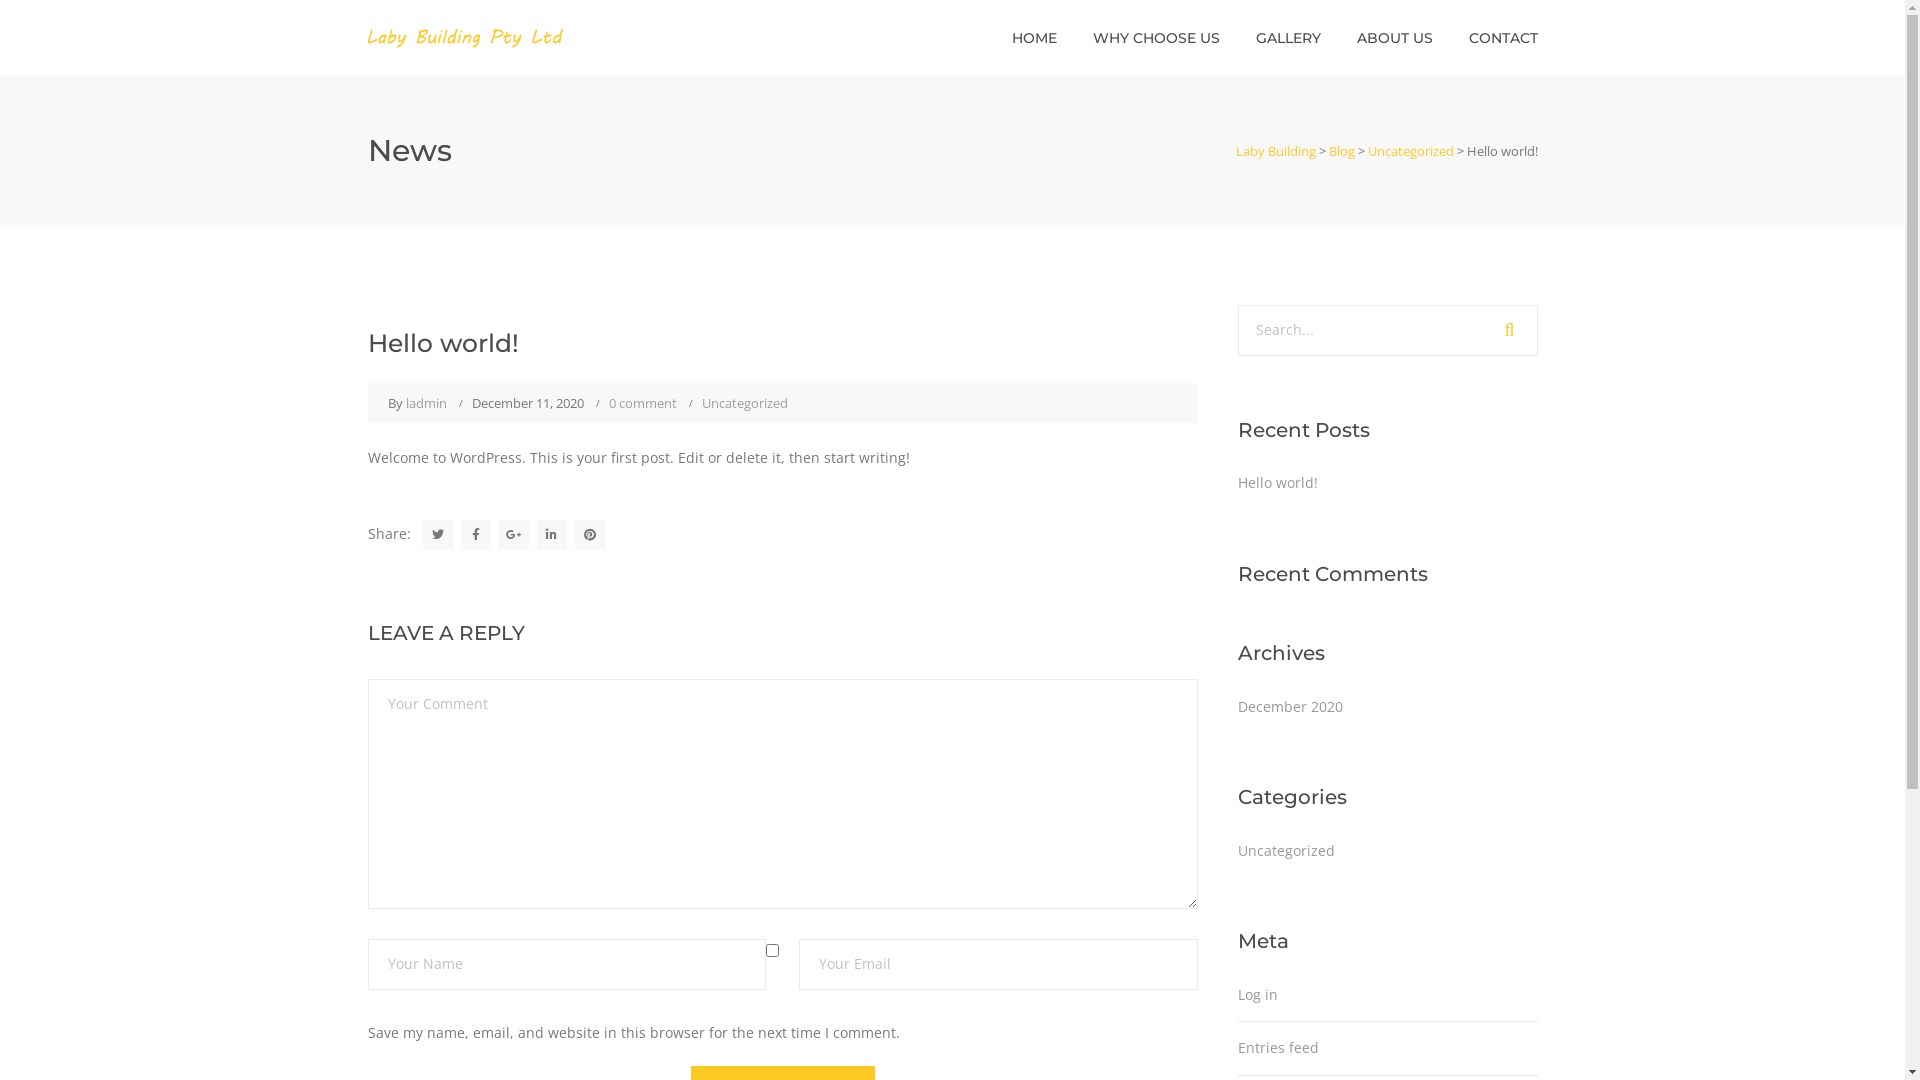  Describe the element at coordinates (425, 402) in the screenshot. I see `'ladmin'` at that location.